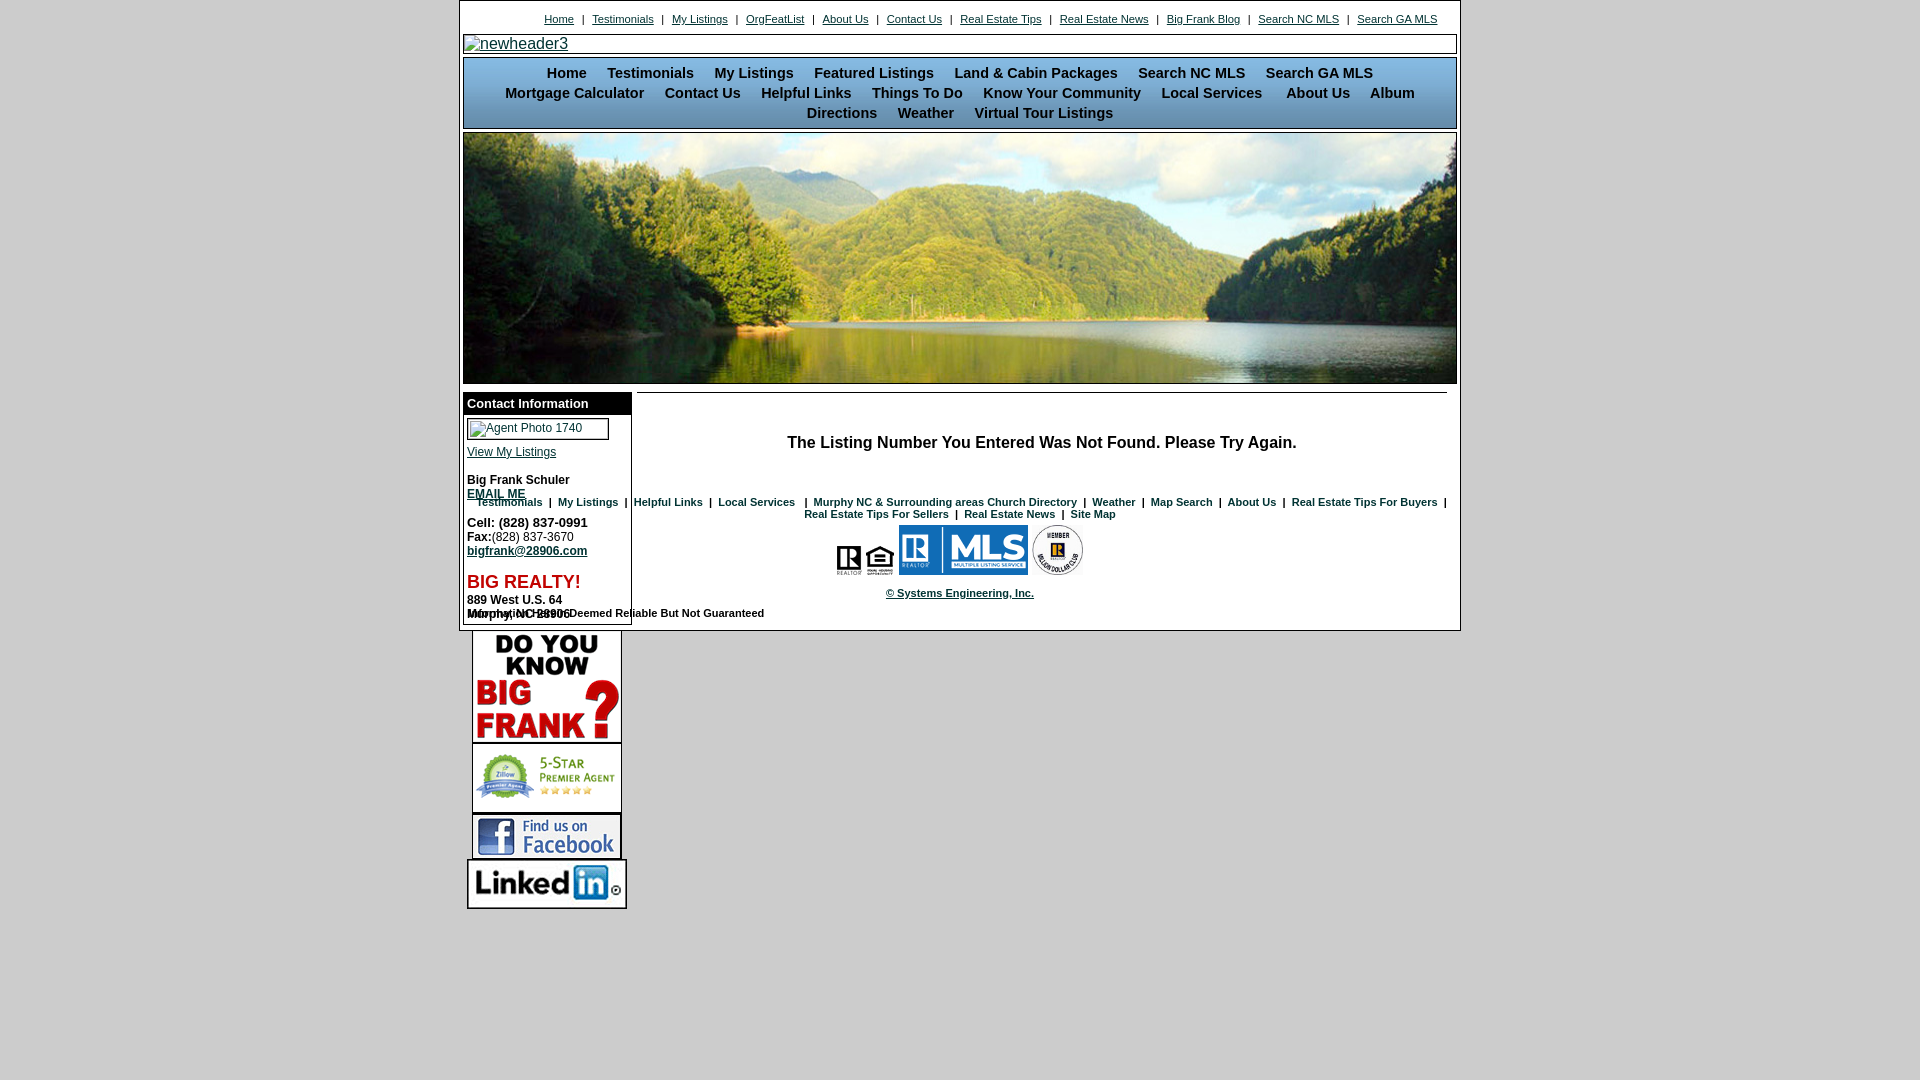 This screenshot has width=1920, height=1080. I want to click on 'Search NC MLS', so click(1191, 72).